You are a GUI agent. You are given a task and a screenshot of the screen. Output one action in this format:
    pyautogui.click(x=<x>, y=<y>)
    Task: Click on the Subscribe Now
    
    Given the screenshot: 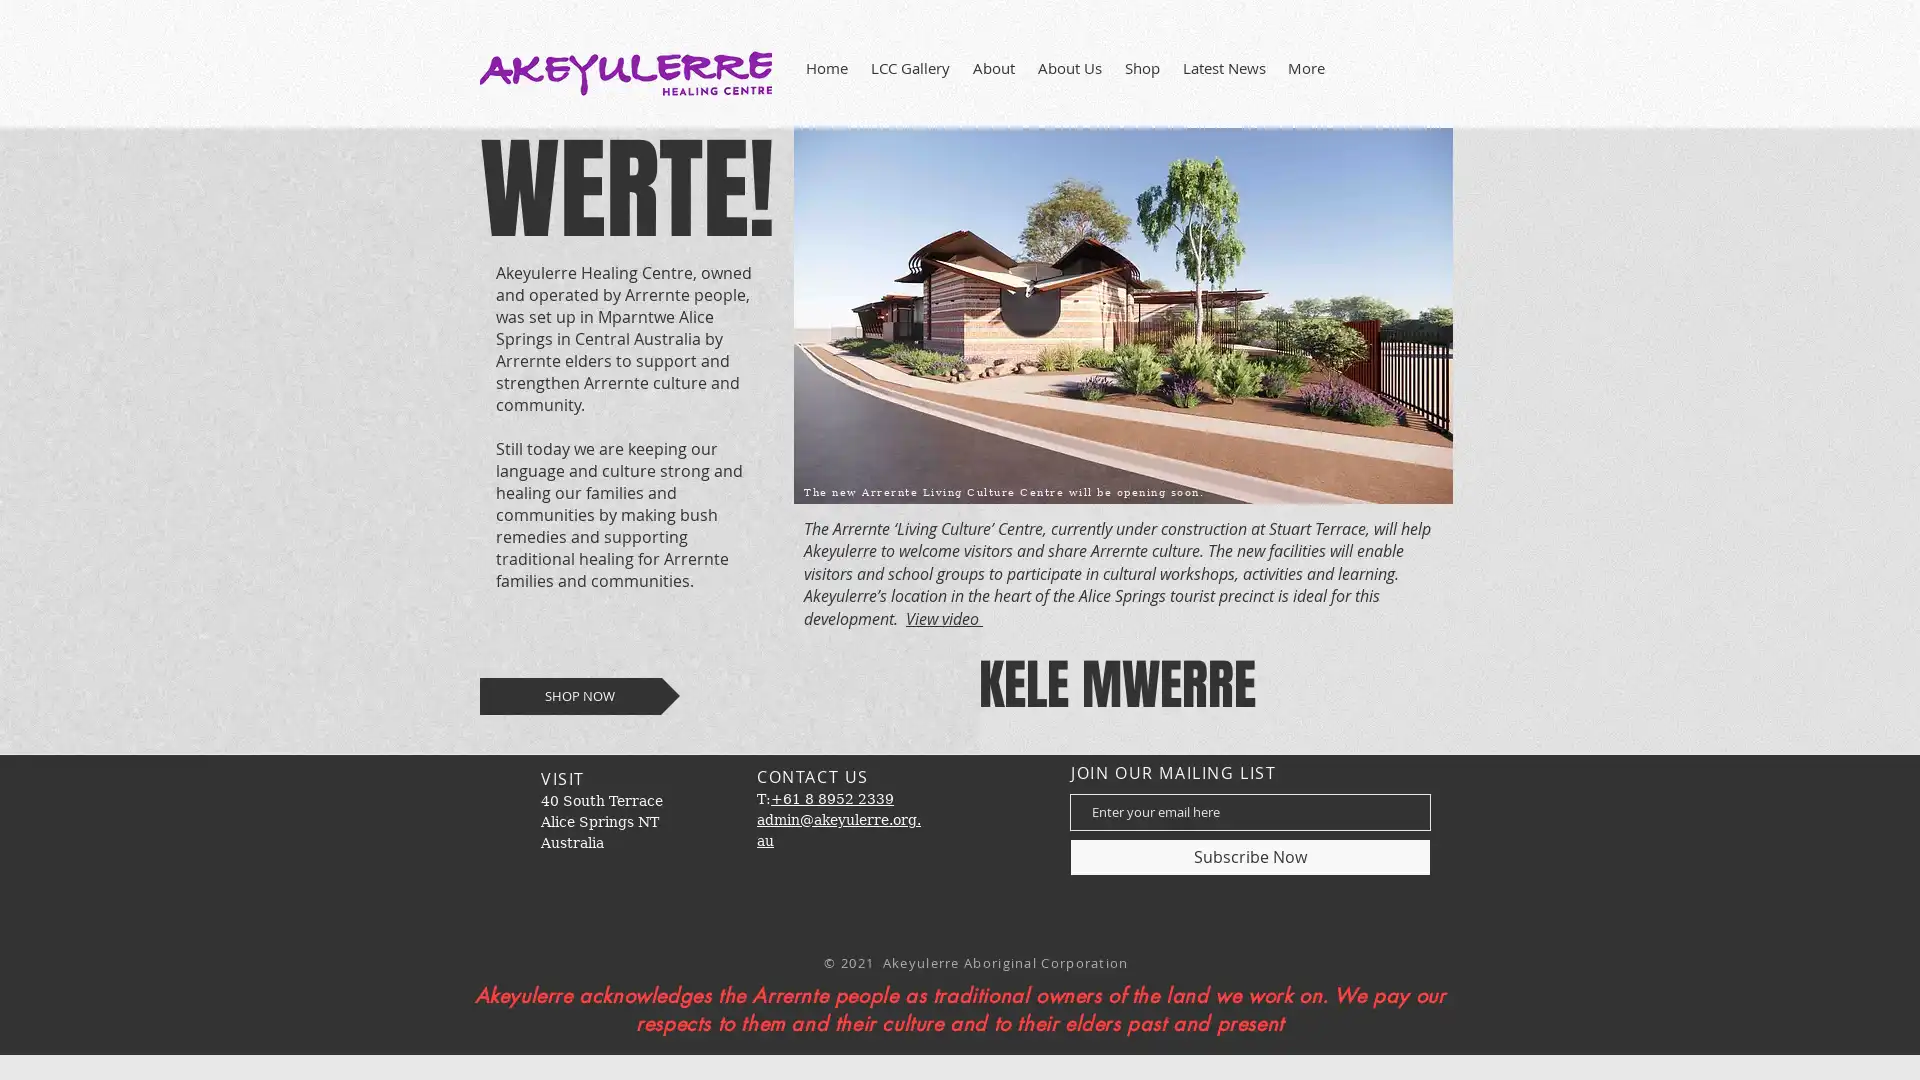 What is the action you would take?
    pyautogui.click(x=1249, y=855)
    